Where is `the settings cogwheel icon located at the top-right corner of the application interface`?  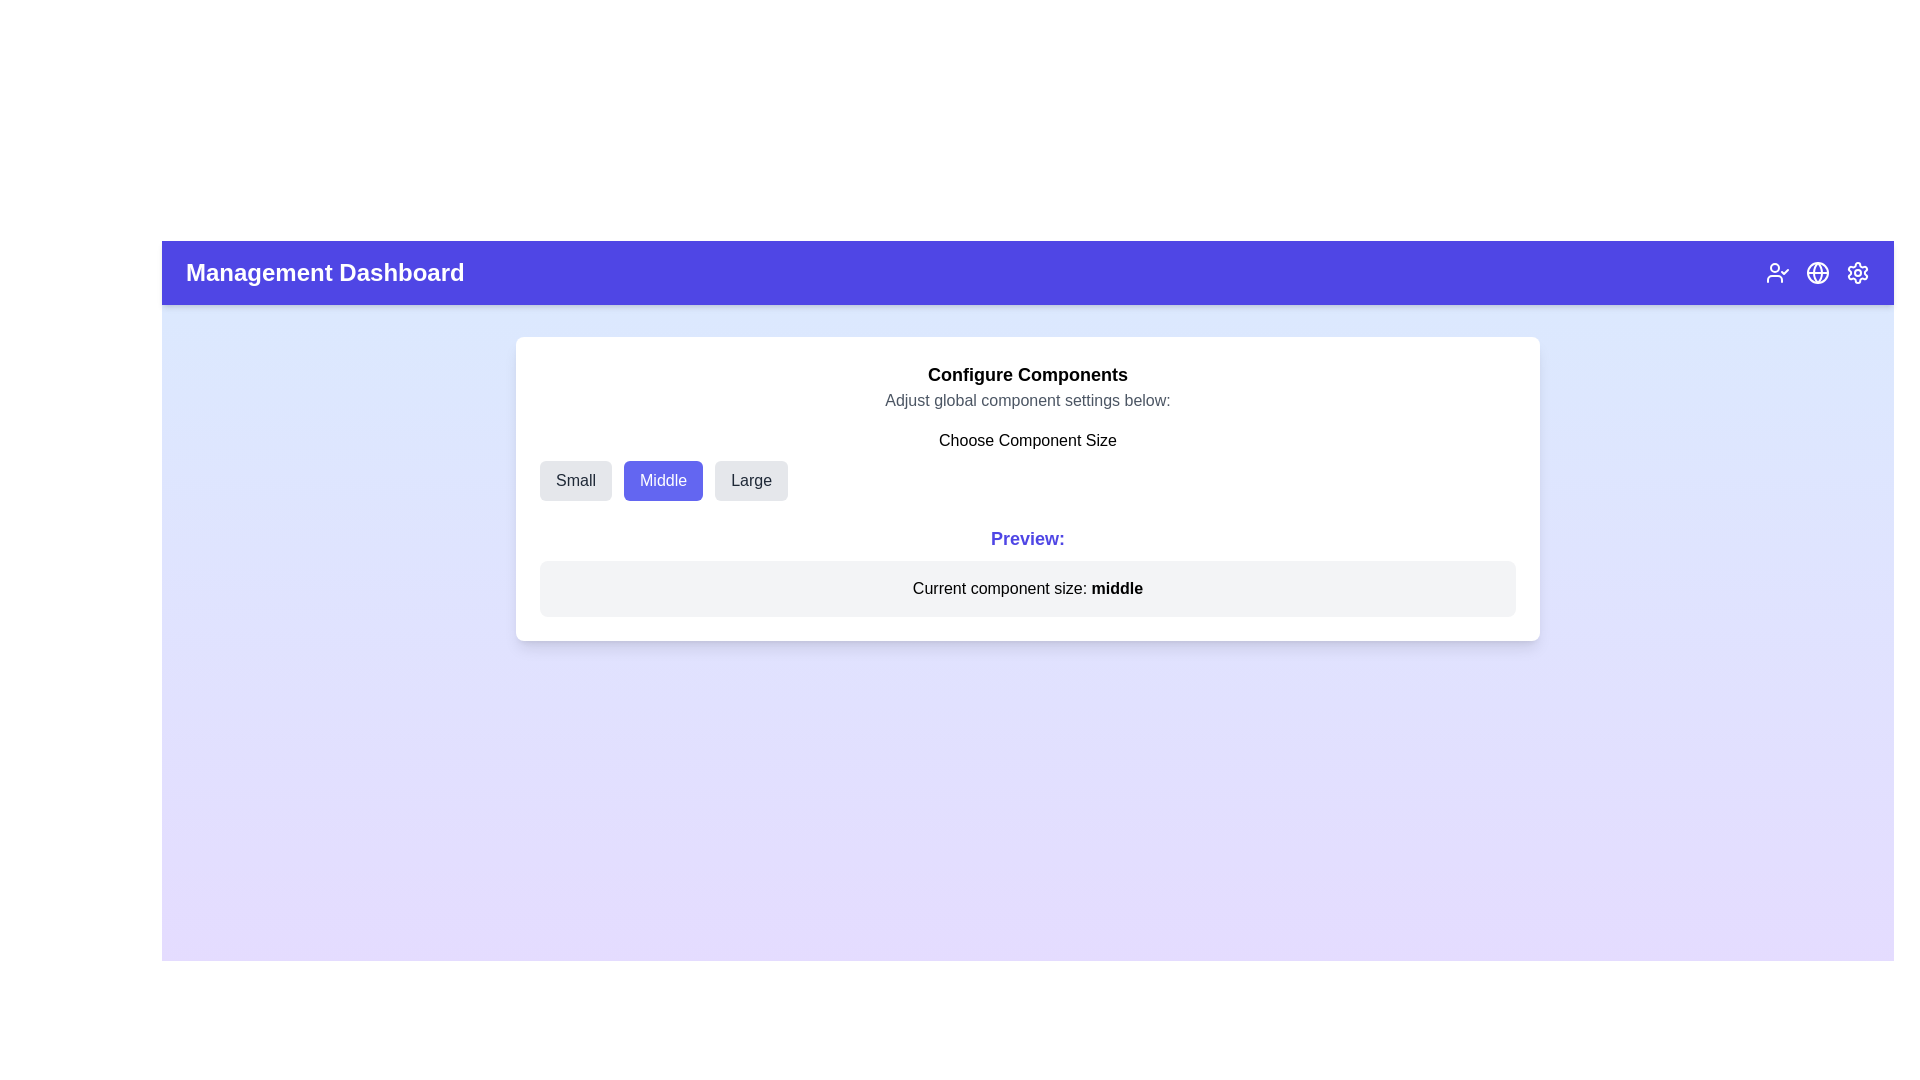
the settings cogwheel icon located at the top-right corner of the application interface is located at coordinates (1856, 273).